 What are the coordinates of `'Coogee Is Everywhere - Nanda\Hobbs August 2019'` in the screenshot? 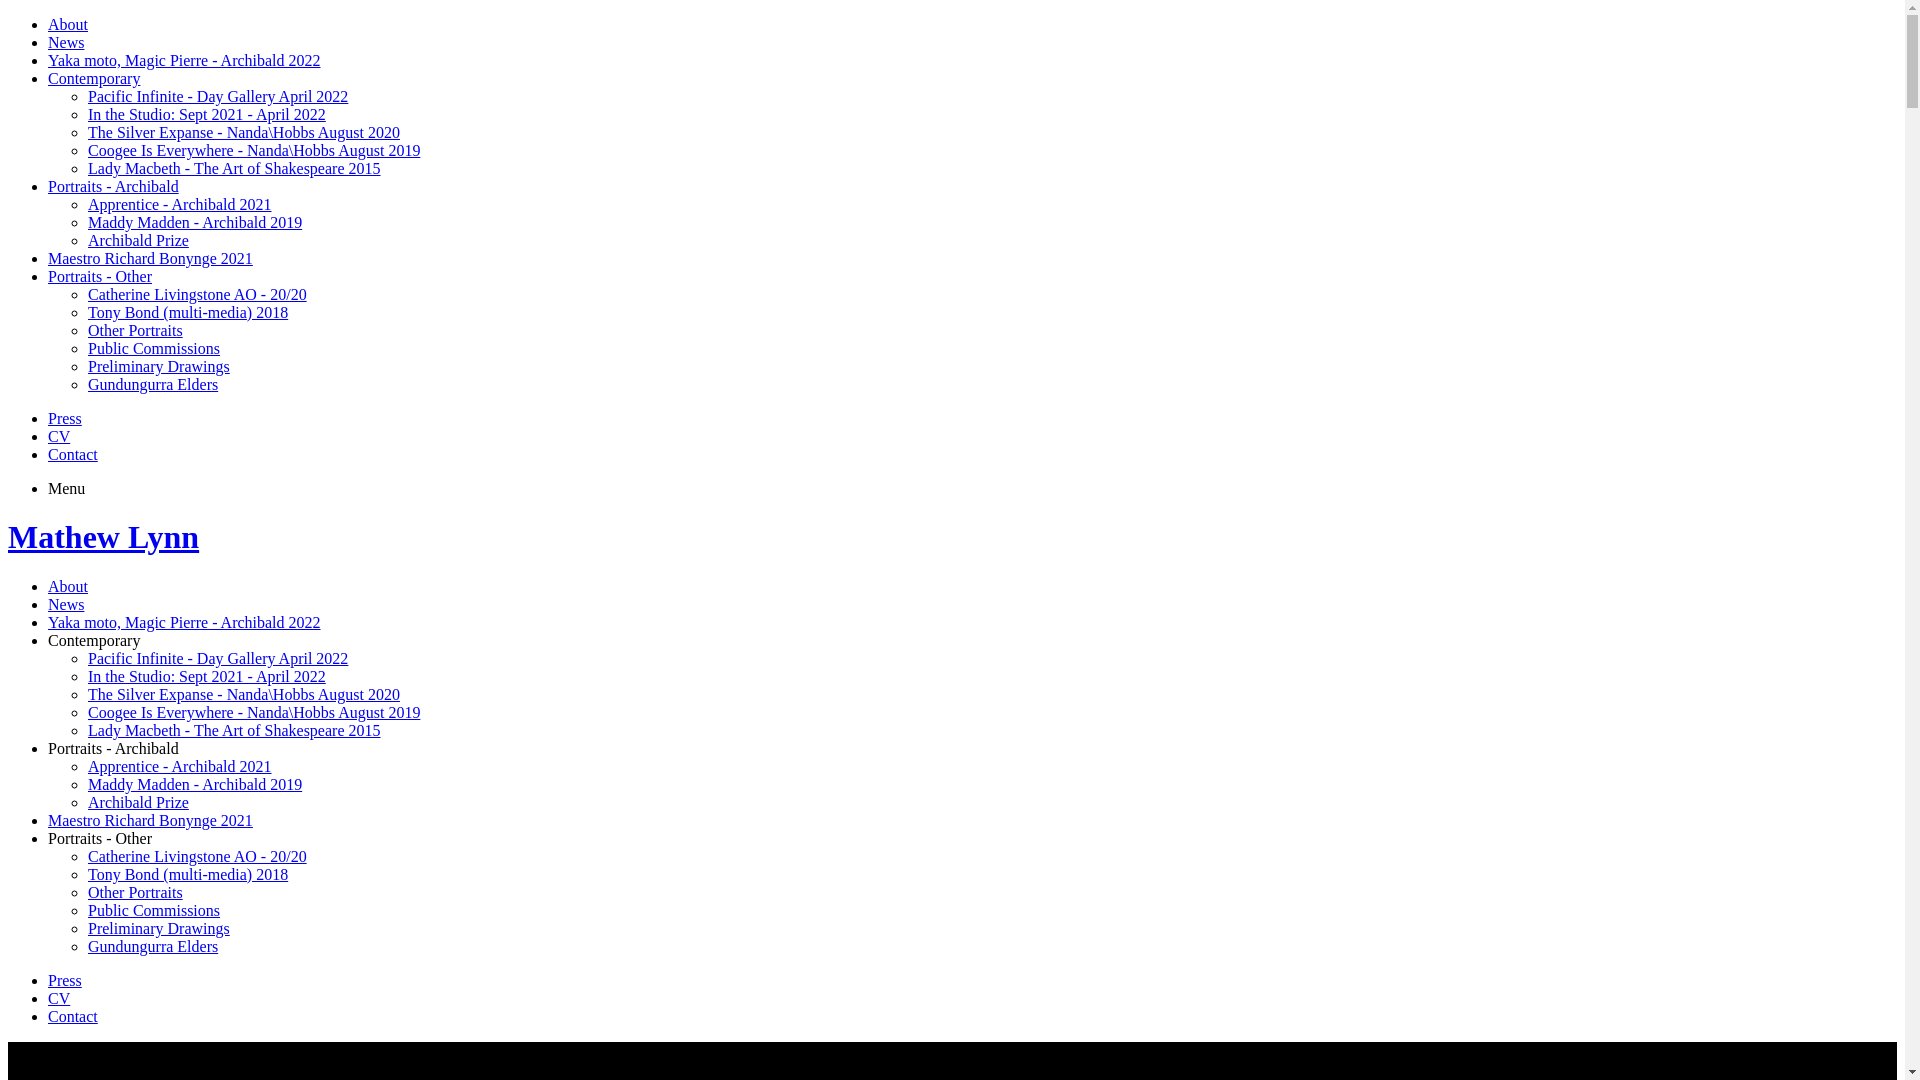 It's located at (253, 711).